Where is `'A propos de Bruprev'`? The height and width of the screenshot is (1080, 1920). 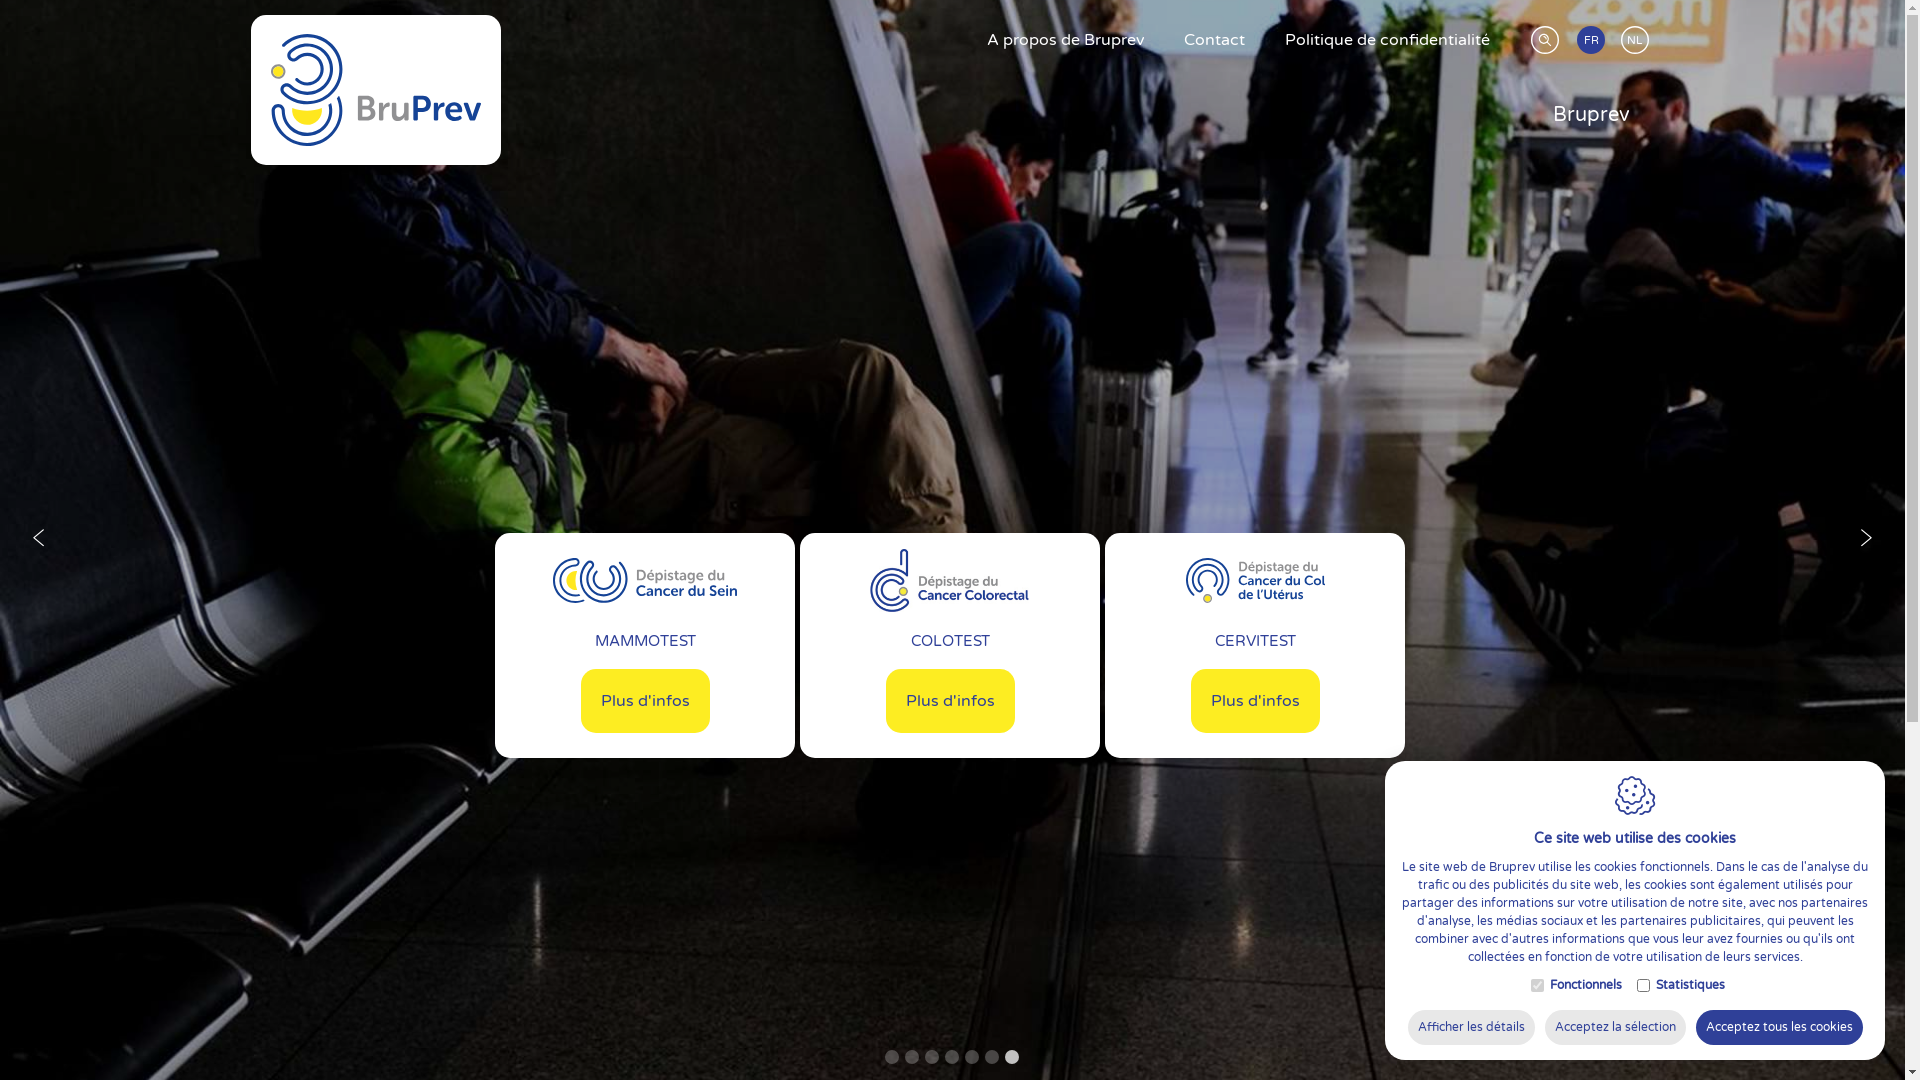 'A propos de Bruprev' is located at coordinates (982, 39).